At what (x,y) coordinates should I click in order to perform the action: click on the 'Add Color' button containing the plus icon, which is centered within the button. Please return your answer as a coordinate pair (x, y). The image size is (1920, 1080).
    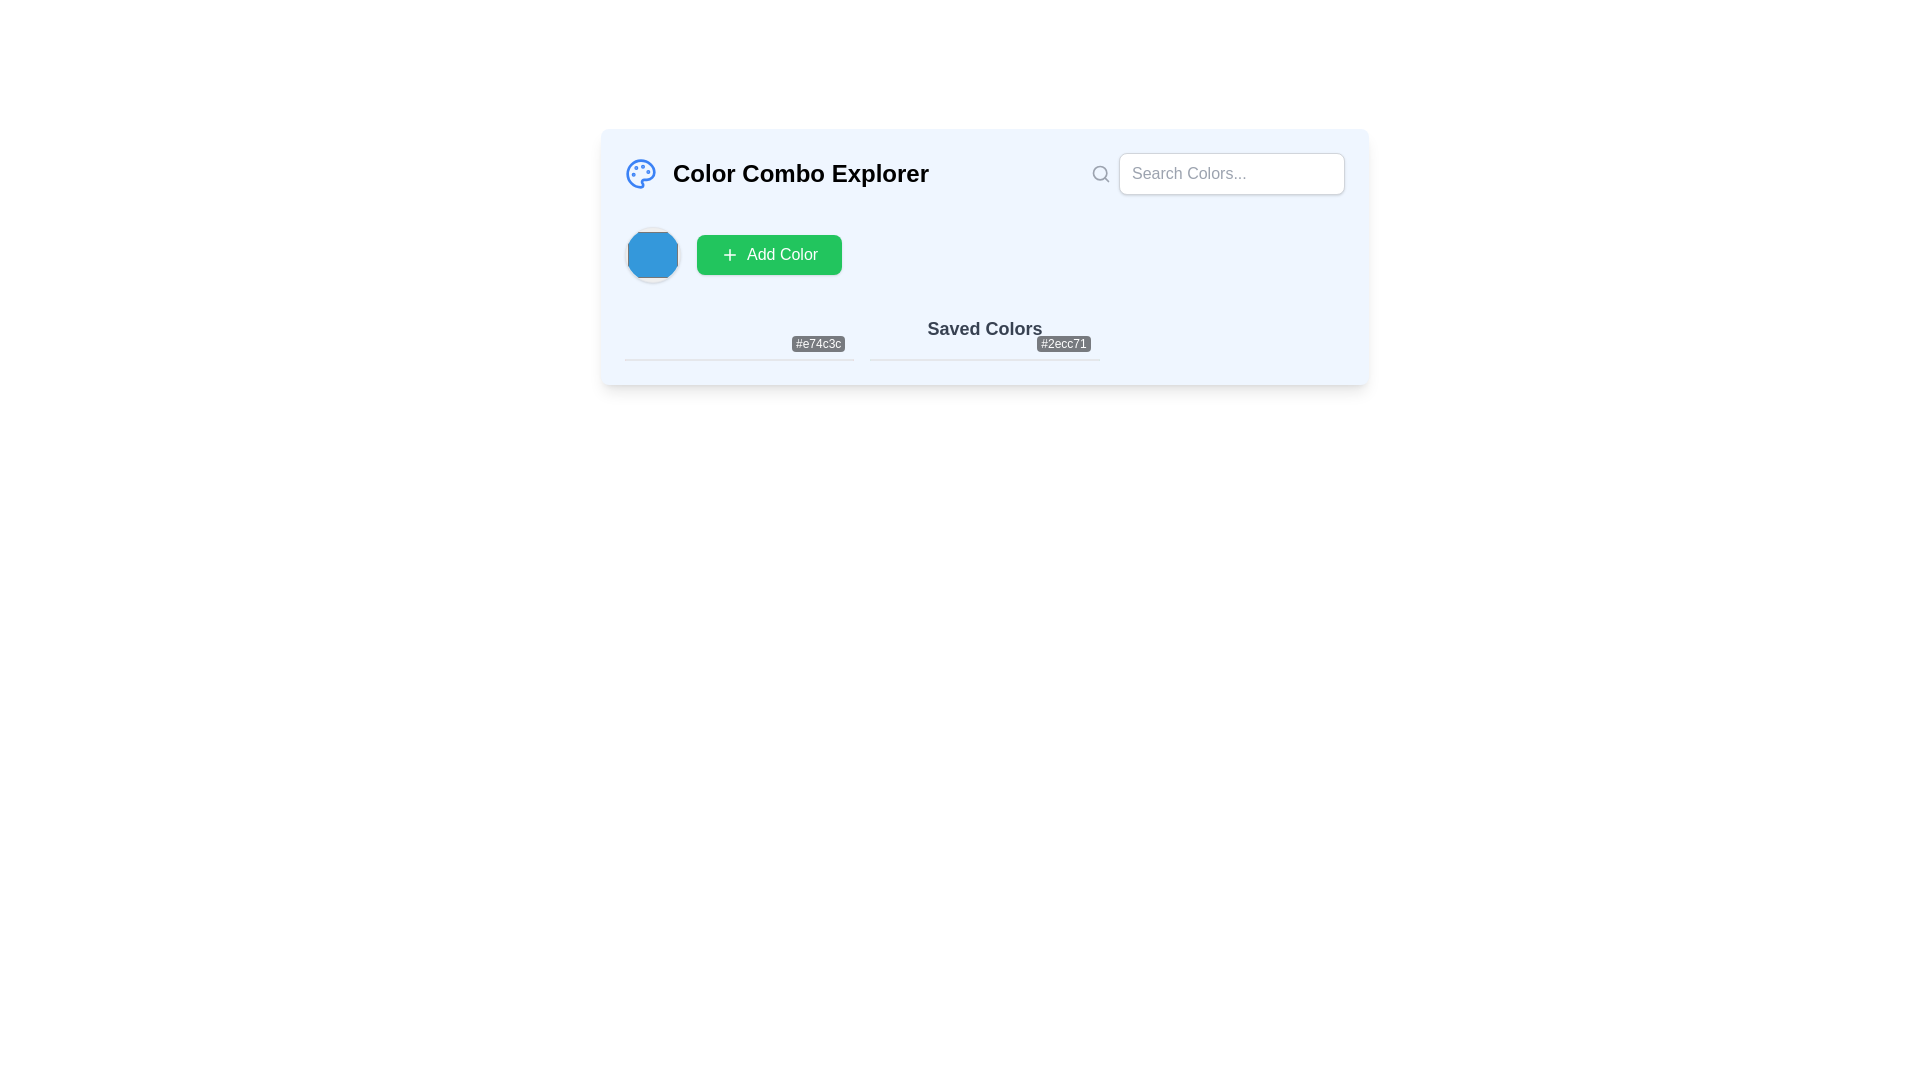
    Looking at the image, I should click on (728, 253).